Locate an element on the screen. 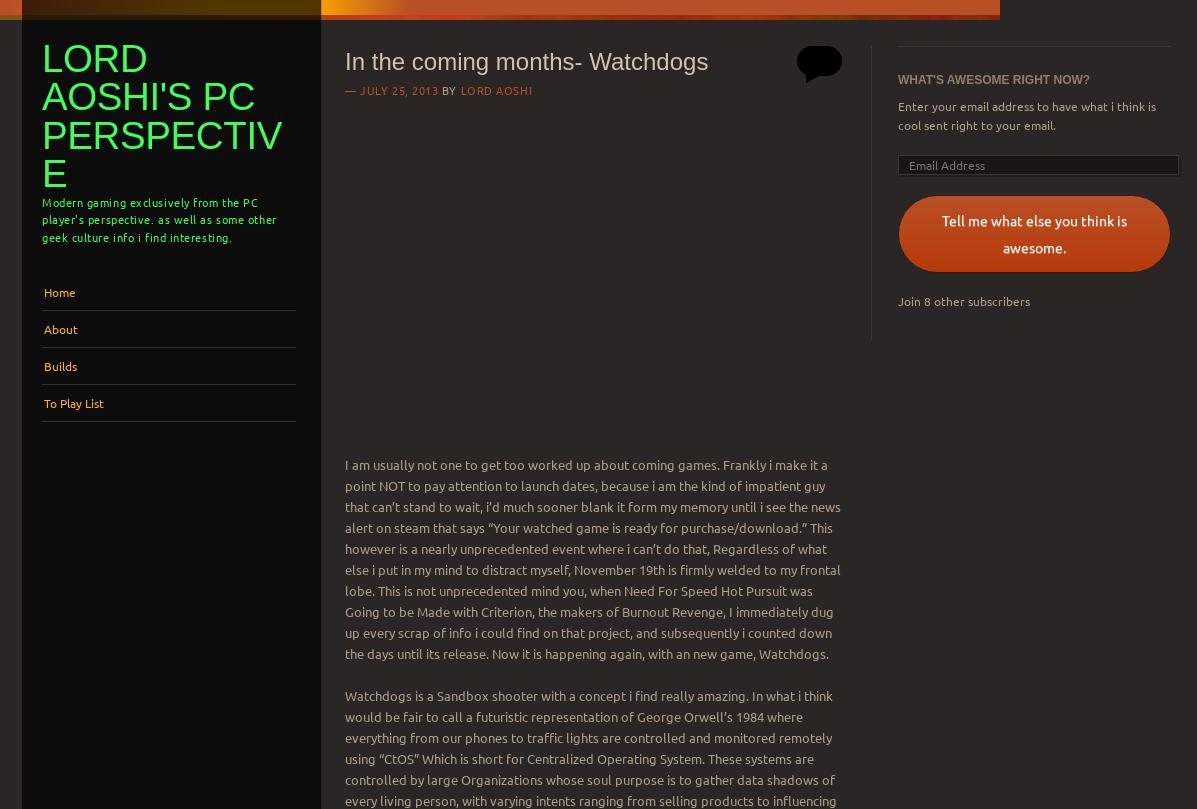 The height and width of the screenshot is (809, 1197). 'Lord Aoshi's PC Perspective' is located at coordinates (41, 115).